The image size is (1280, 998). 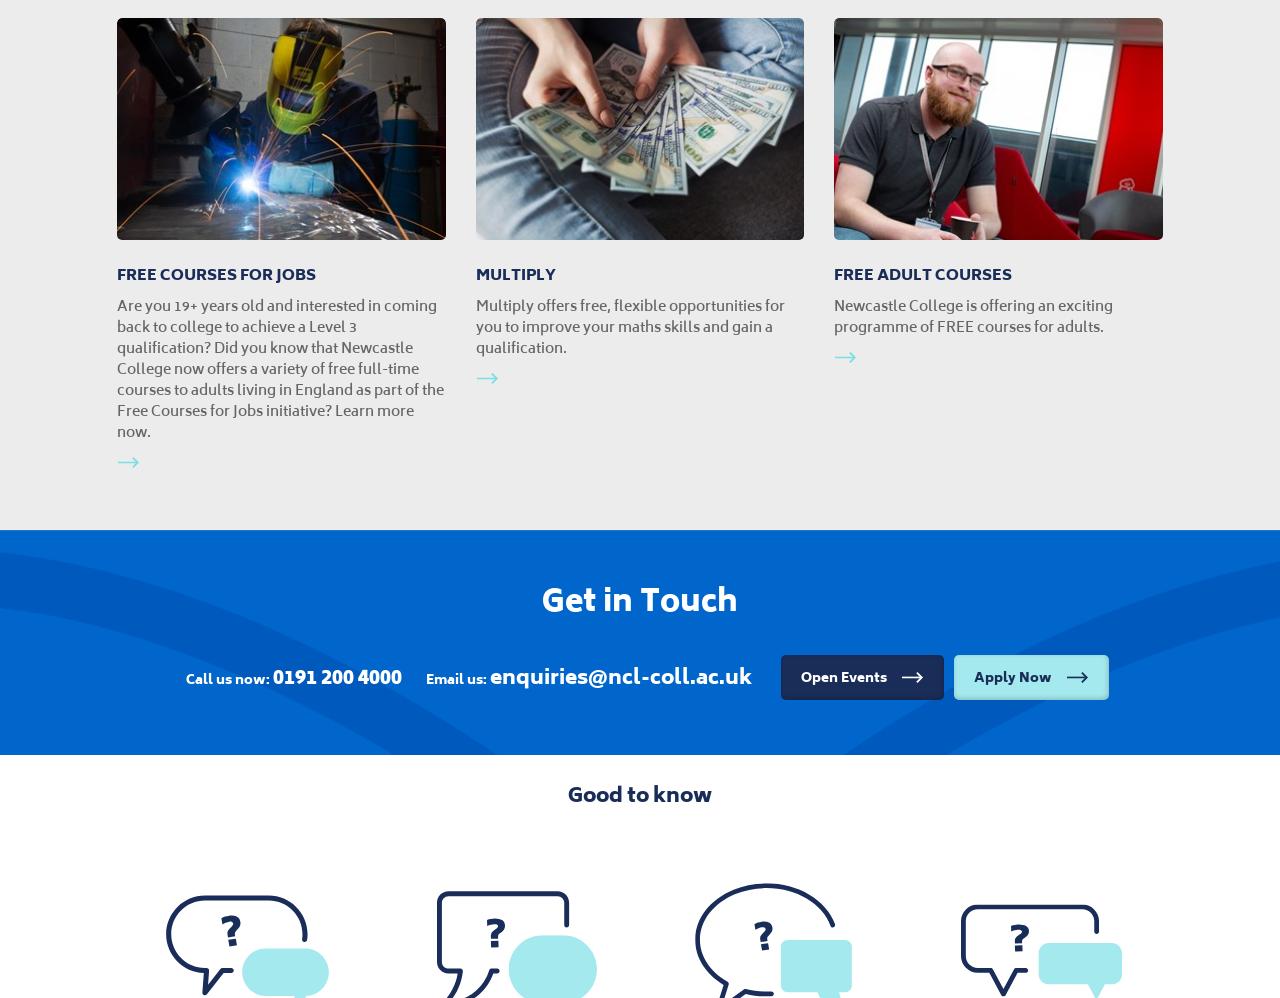 What do you see at coordinates (637, 792) in the screenshot?
I see `'Good to know'` at bounding box center [637, 792].